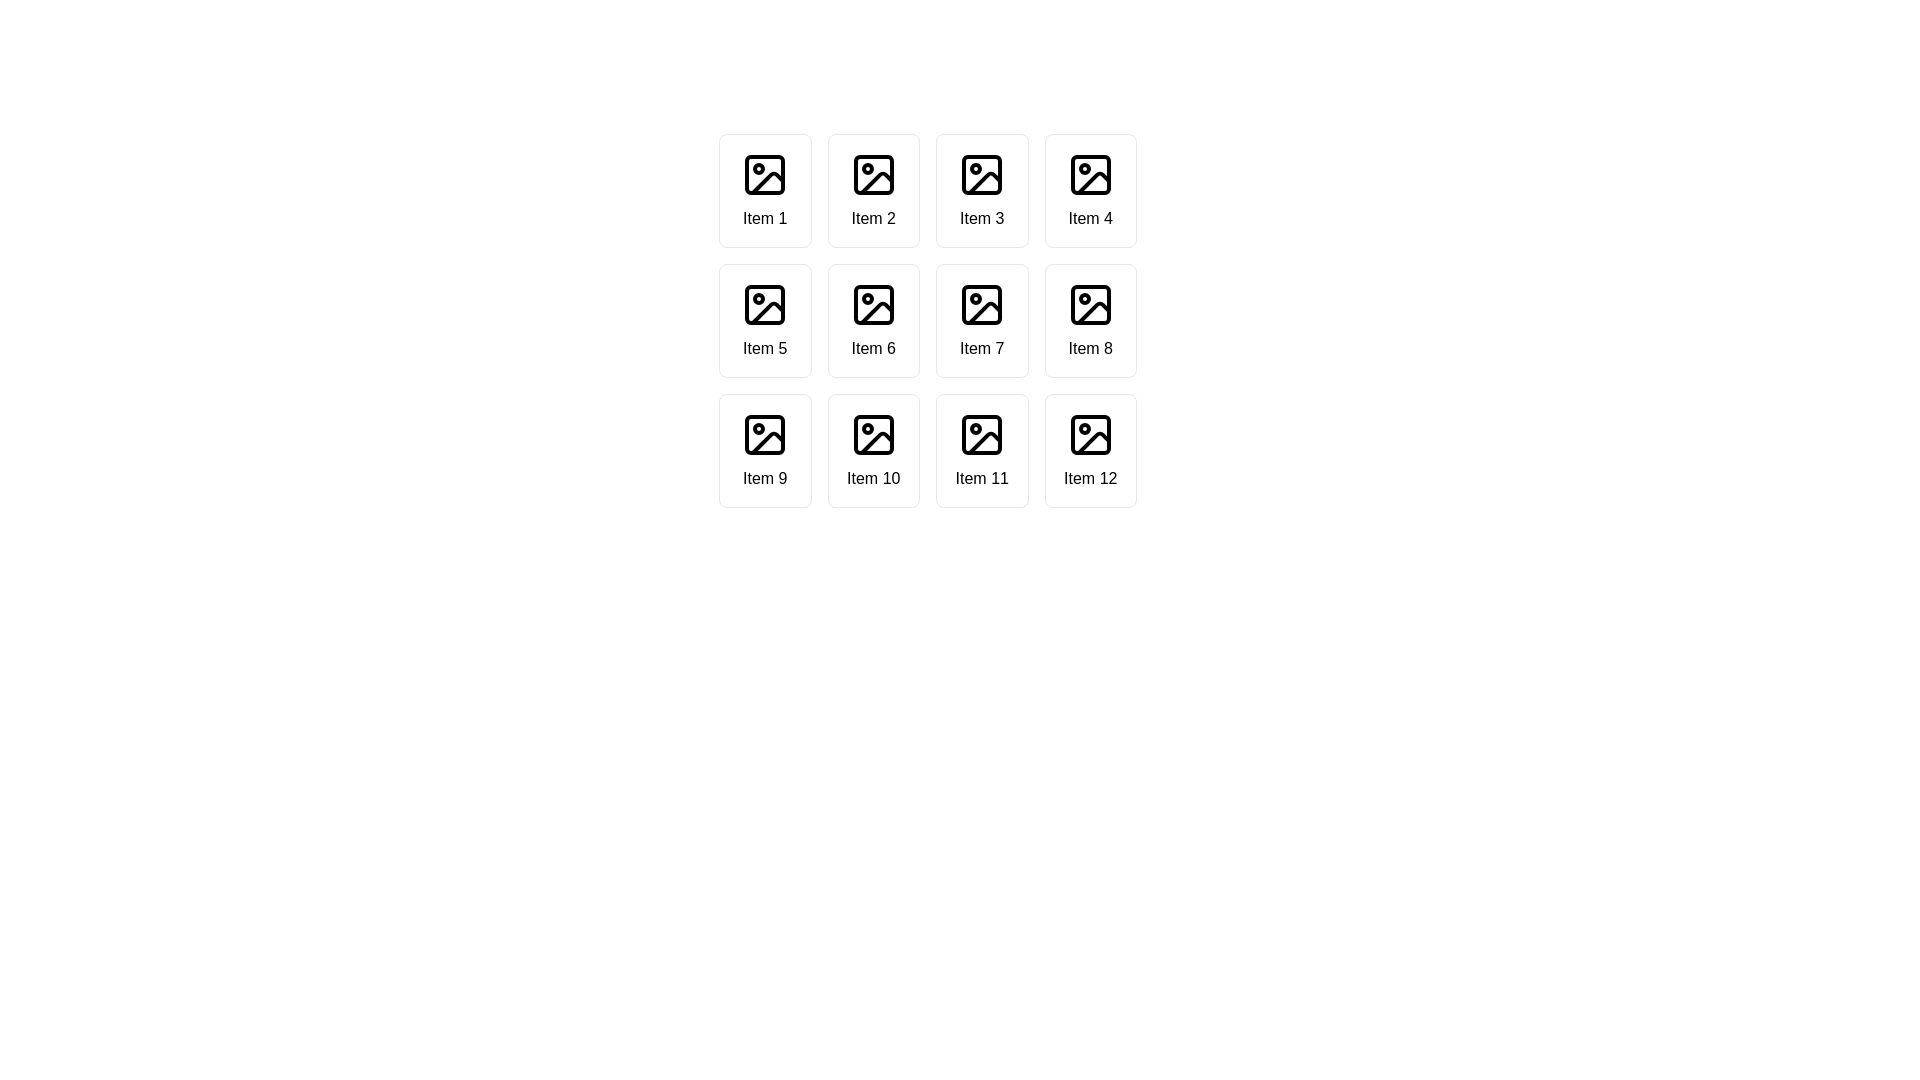  What do you see at coordinates (1089, 434) in the screenshot?
I see `the vector graphic element located at the center of the icon in the twelfth item of a 4x3 grid layout labeled 'Item 12'` at bounding box center [1089, 434].